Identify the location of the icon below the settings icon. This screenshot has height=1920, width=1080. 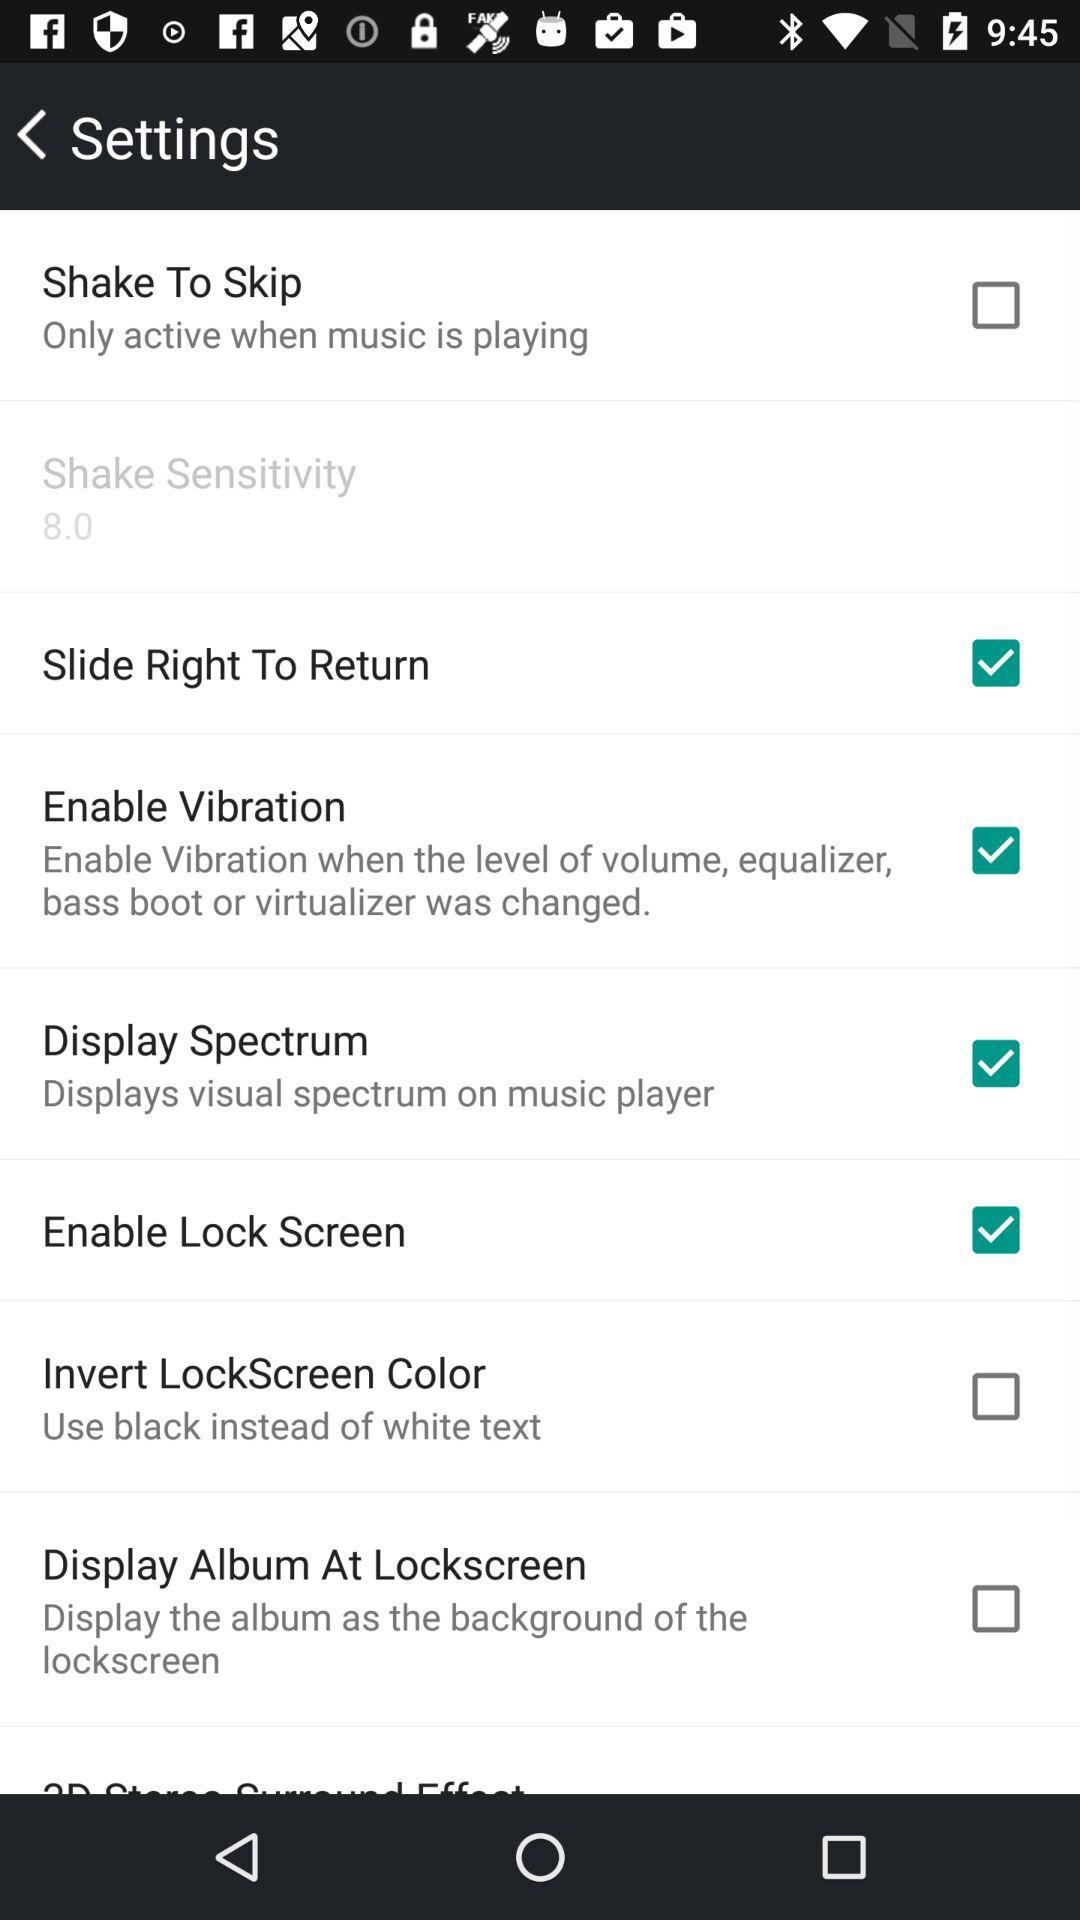
(171, 279).